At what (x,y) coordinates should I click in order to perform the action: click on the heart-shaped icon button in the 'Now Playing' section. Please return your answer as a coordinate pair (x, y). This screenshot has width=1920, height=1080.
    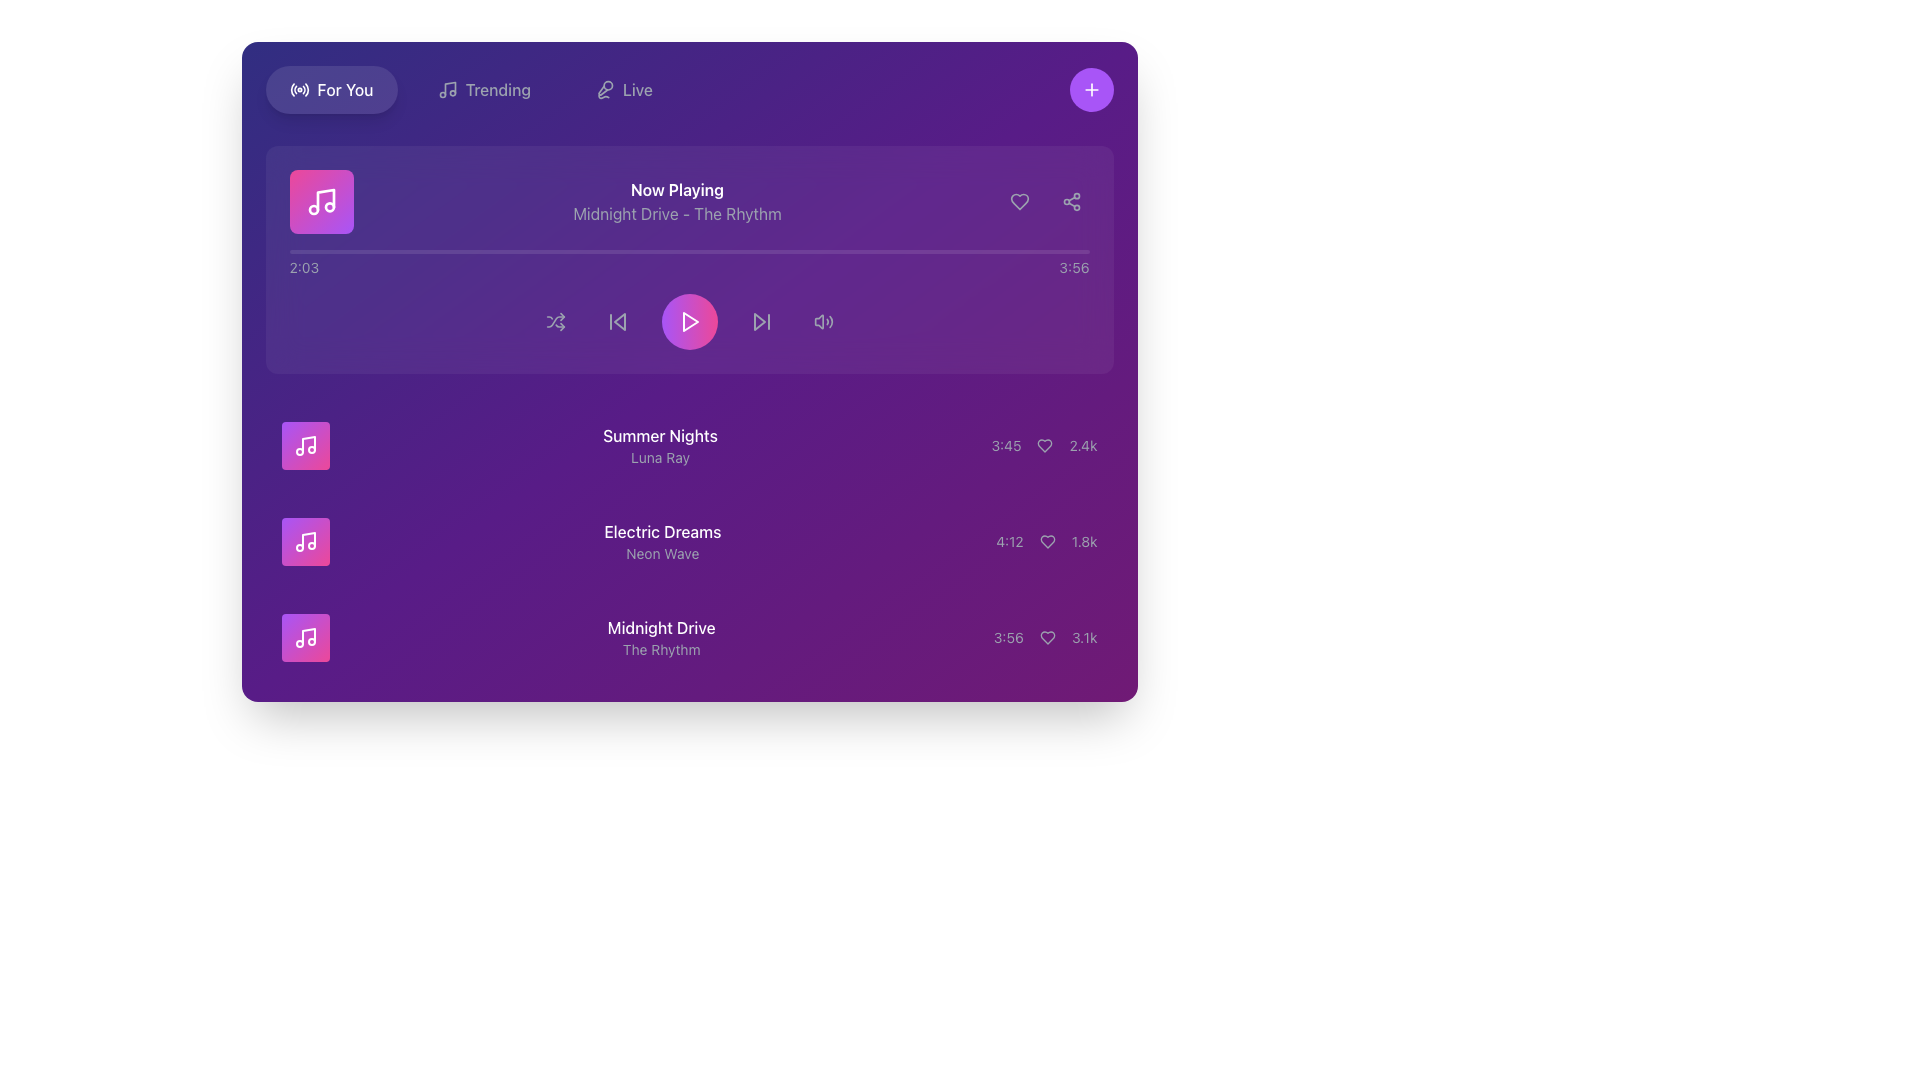
    Looking at the image, I should click on (1019, 201).